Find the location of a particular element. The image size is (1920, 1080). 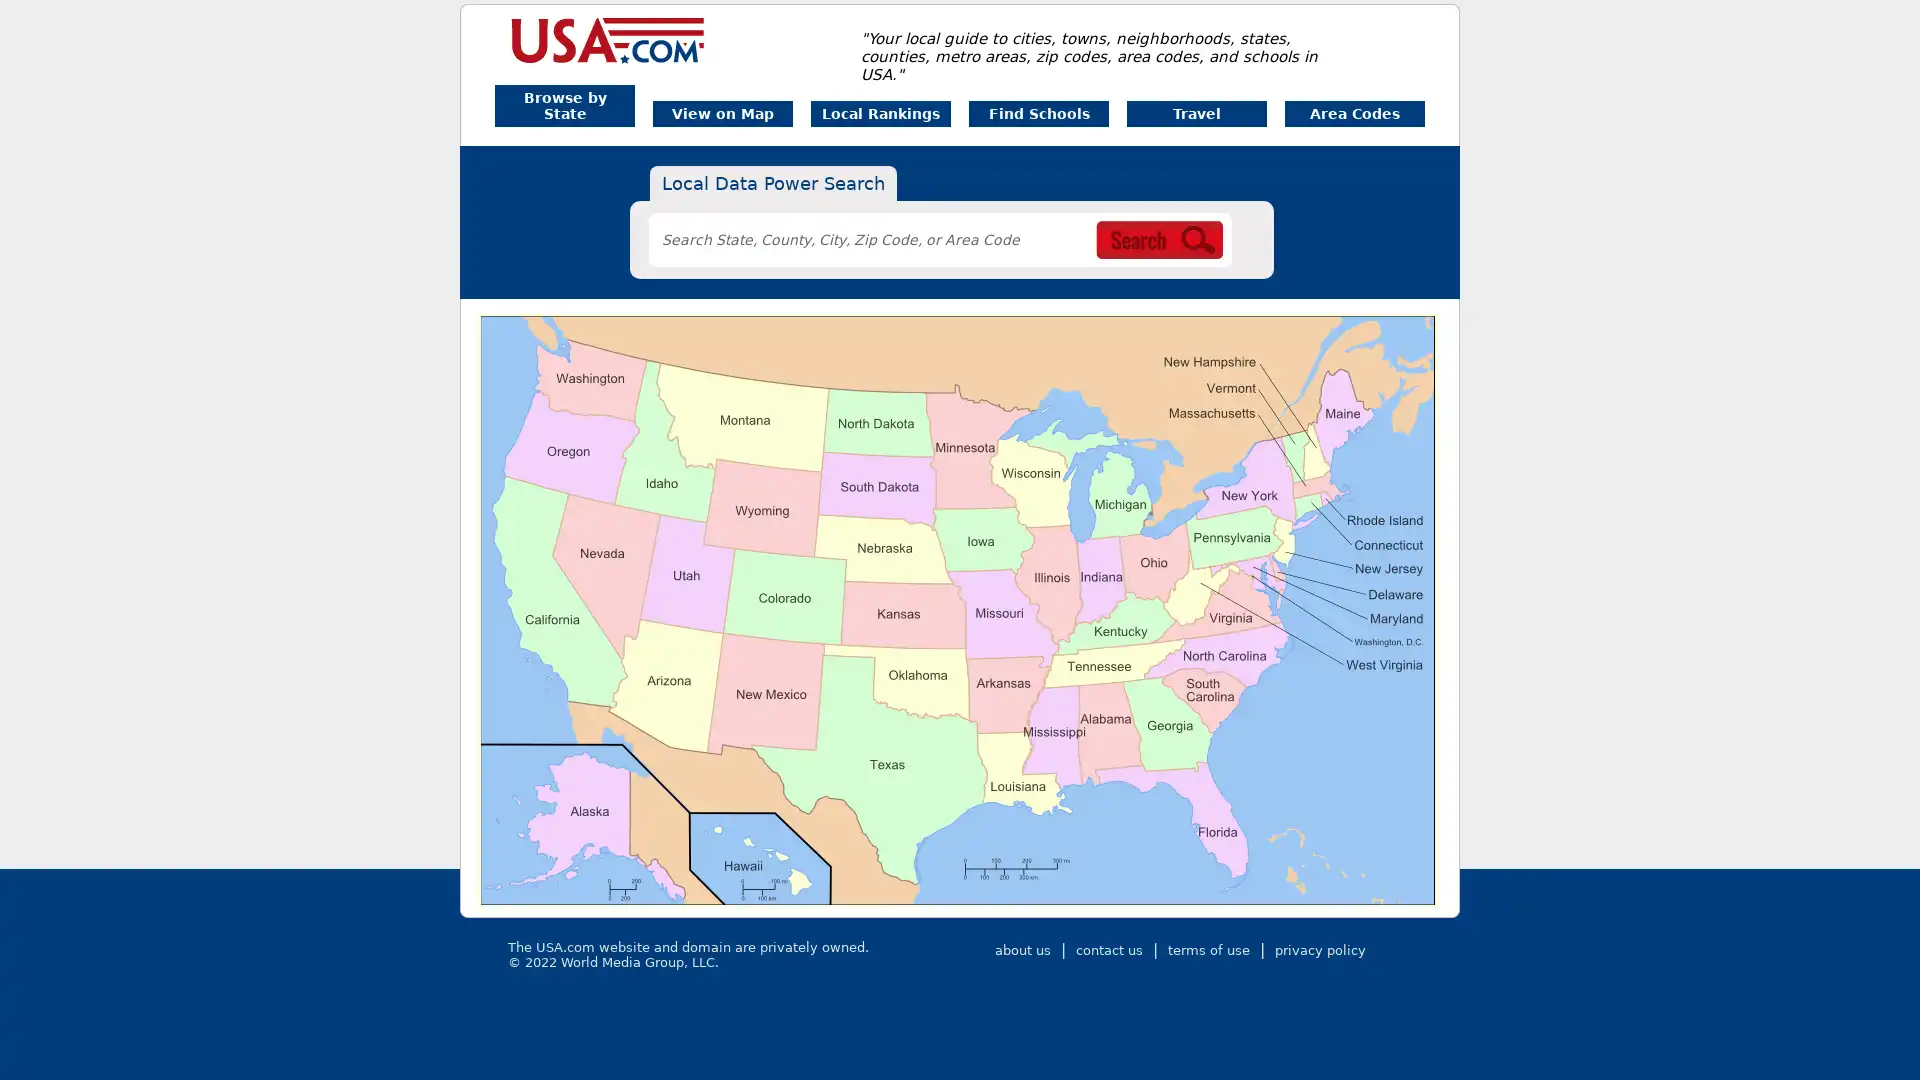

Submit is located at coordinates (1227, 250).